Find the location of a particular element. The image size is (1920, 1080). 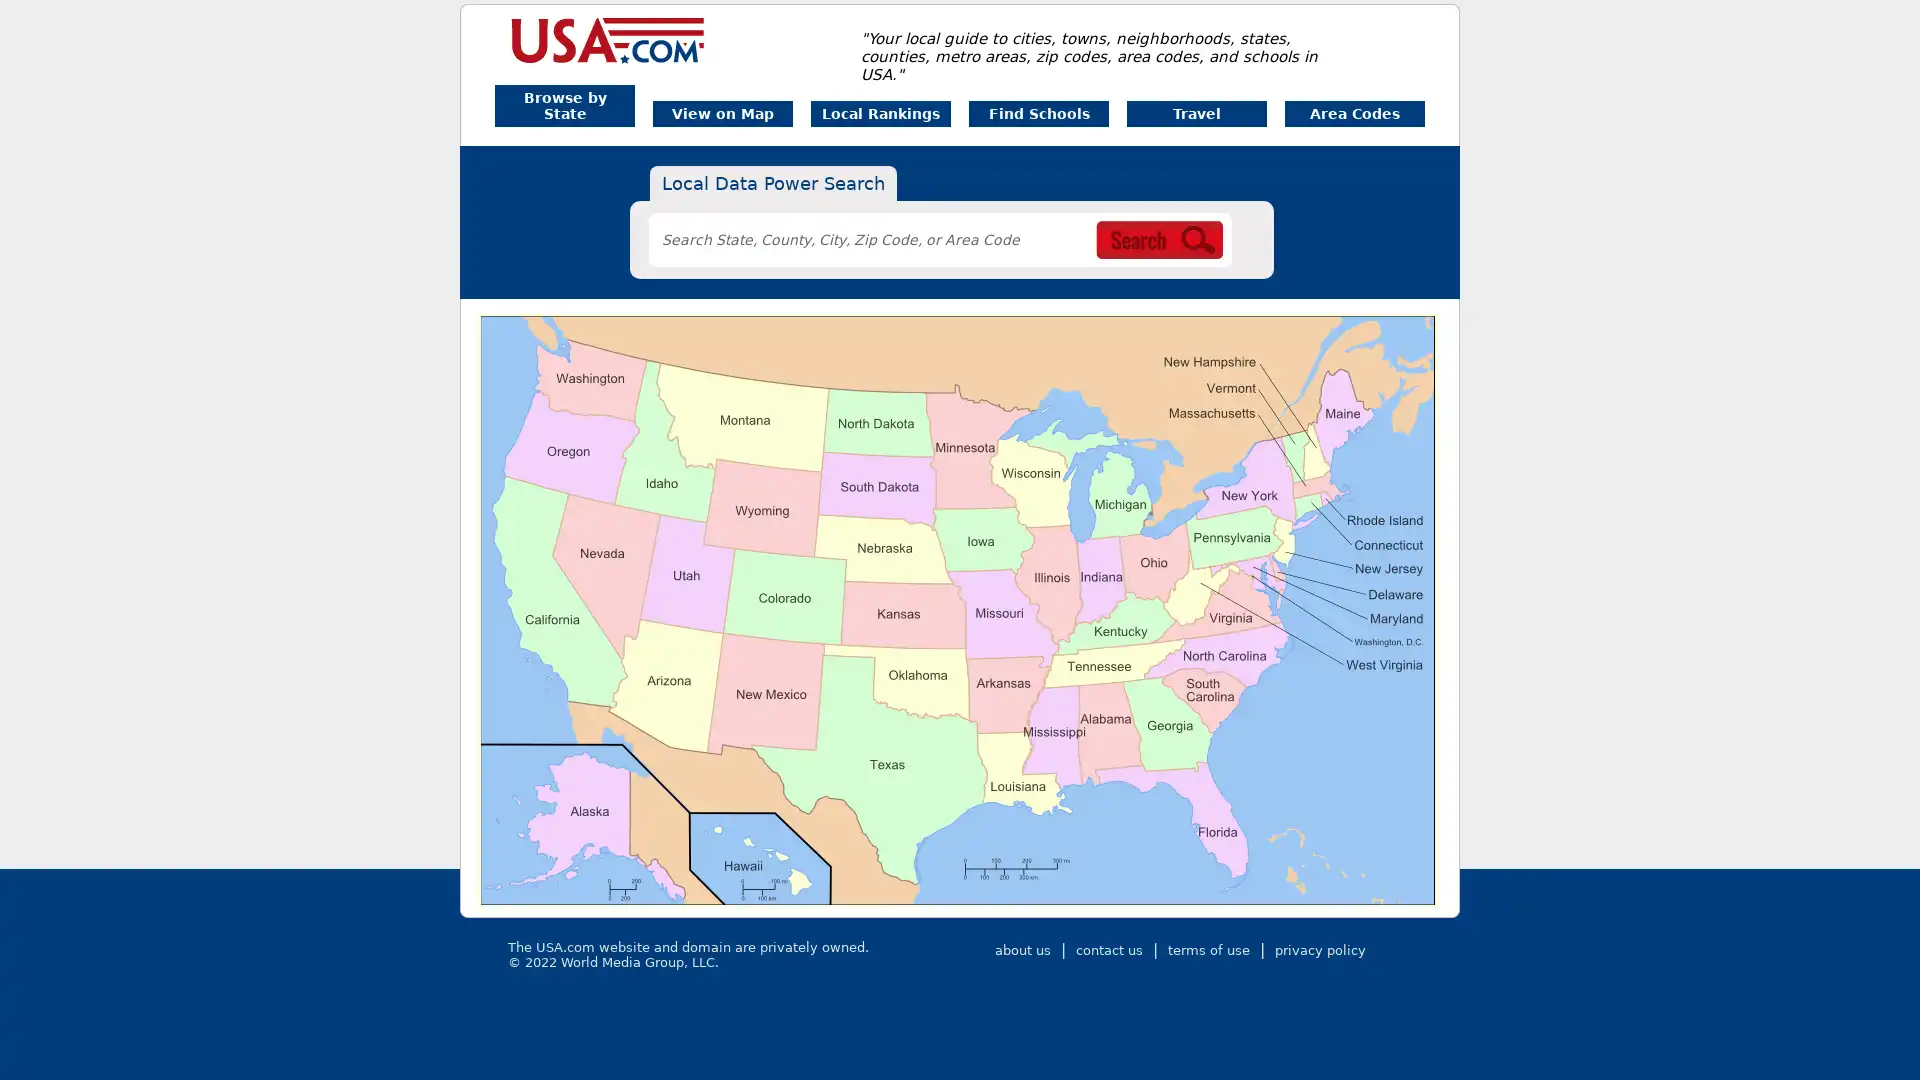

Submit is located at coordinates (1227, 250).